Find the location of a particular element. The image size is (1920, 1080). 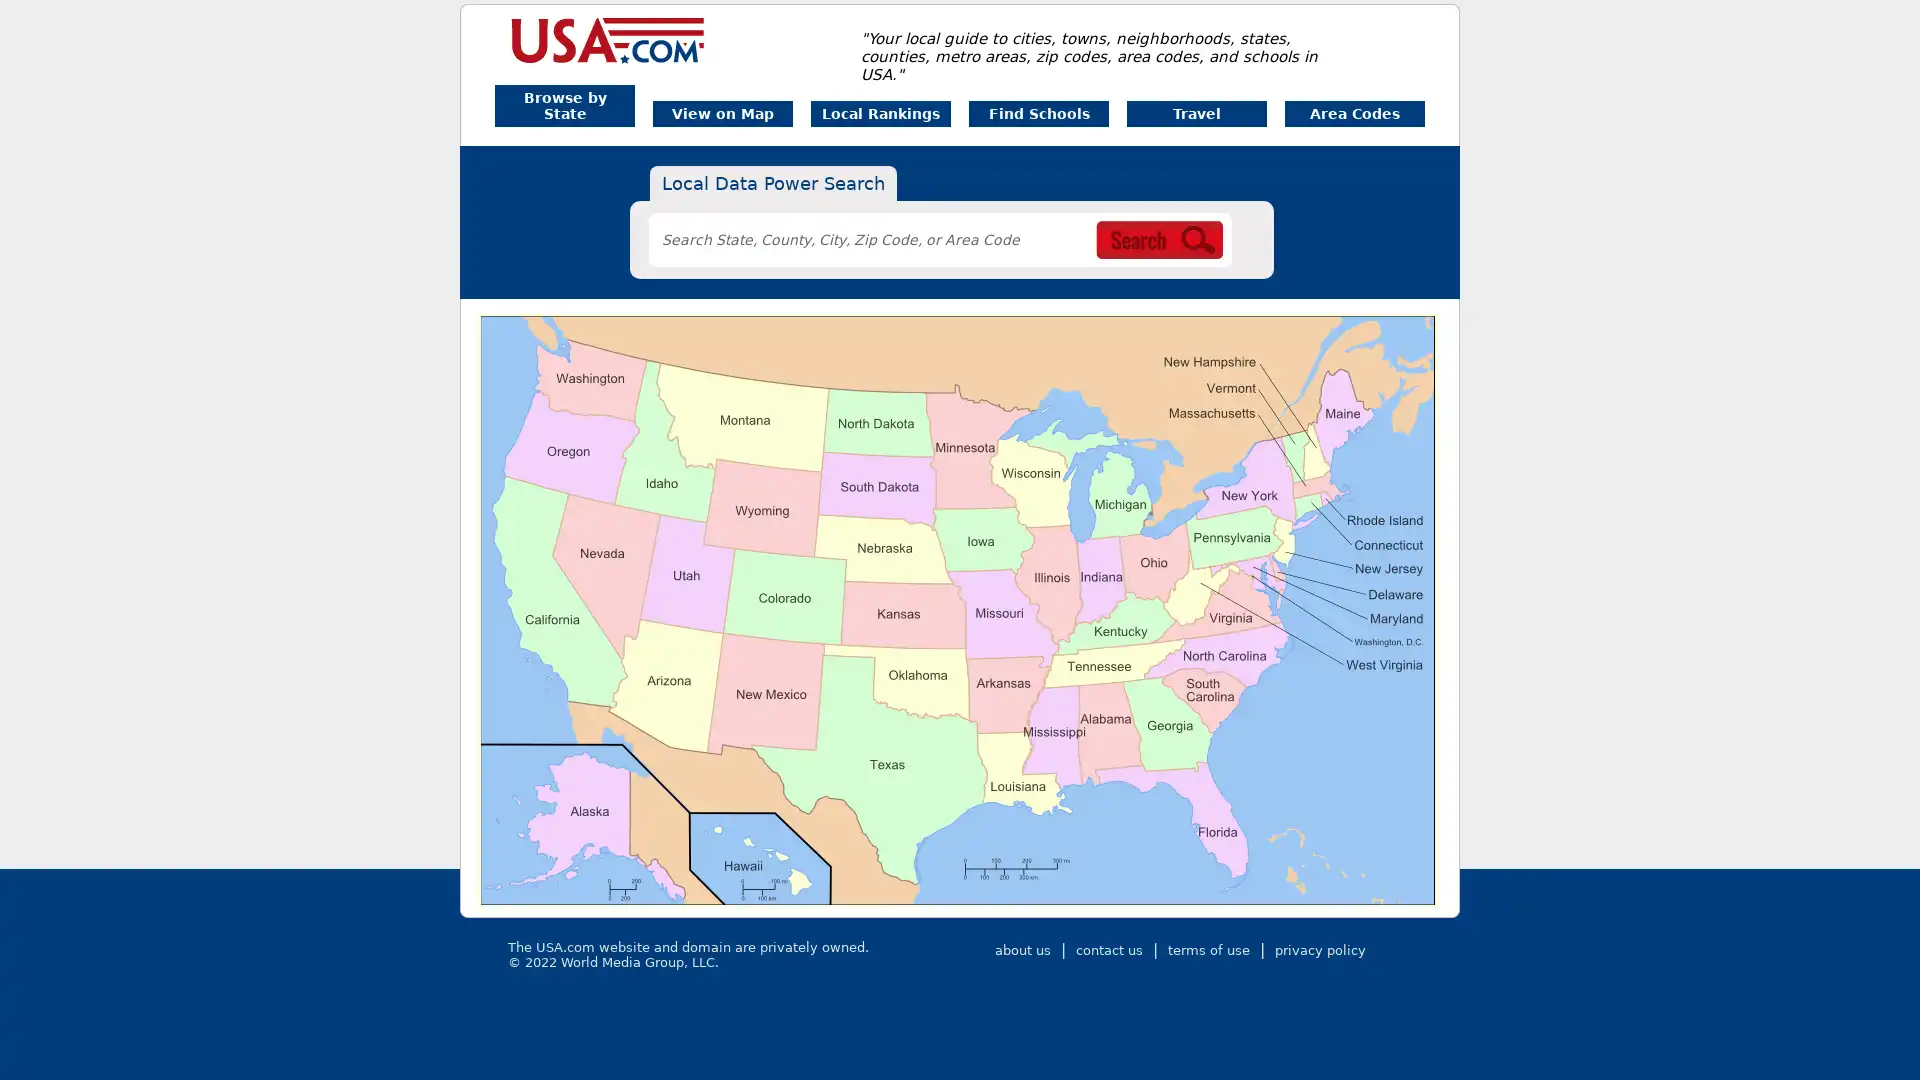

Submit is located at coordinates (1227, 250).